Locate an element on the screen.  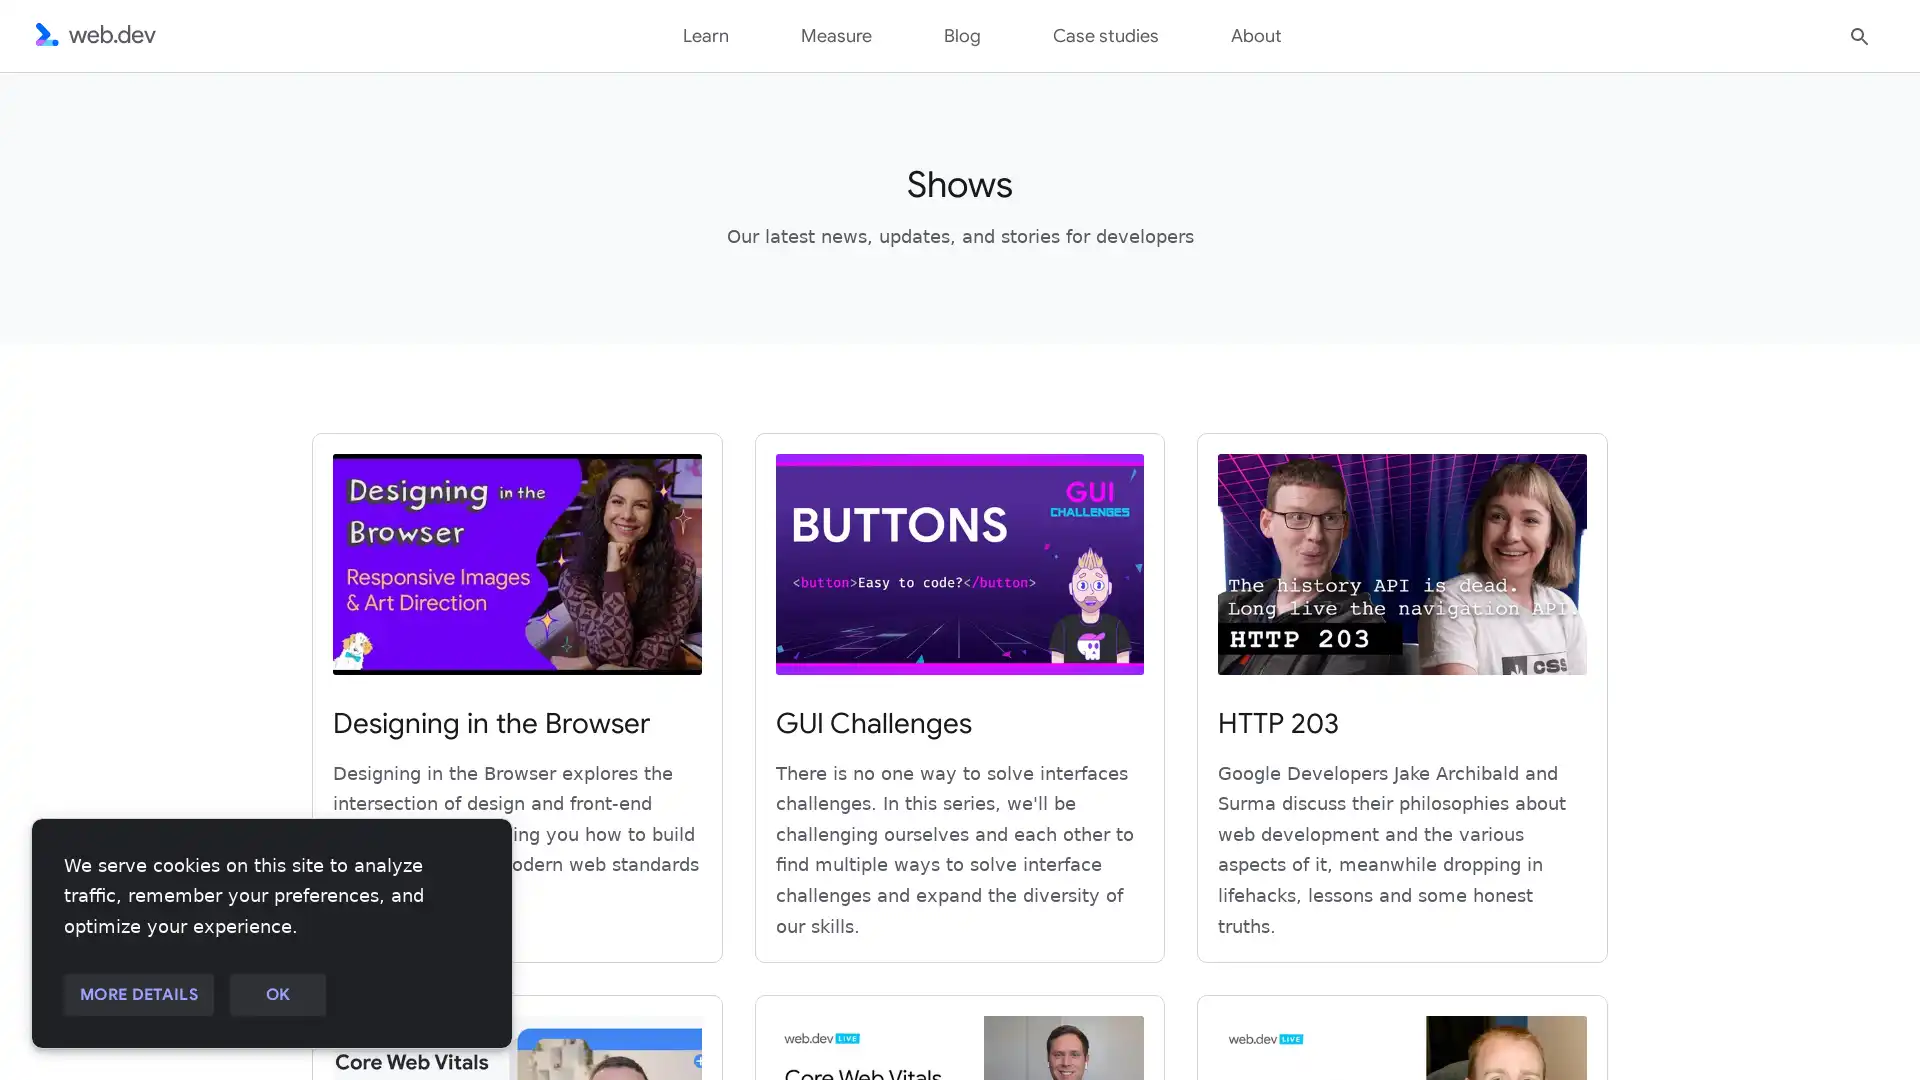
Open search is located at coordinates (1859, 34).